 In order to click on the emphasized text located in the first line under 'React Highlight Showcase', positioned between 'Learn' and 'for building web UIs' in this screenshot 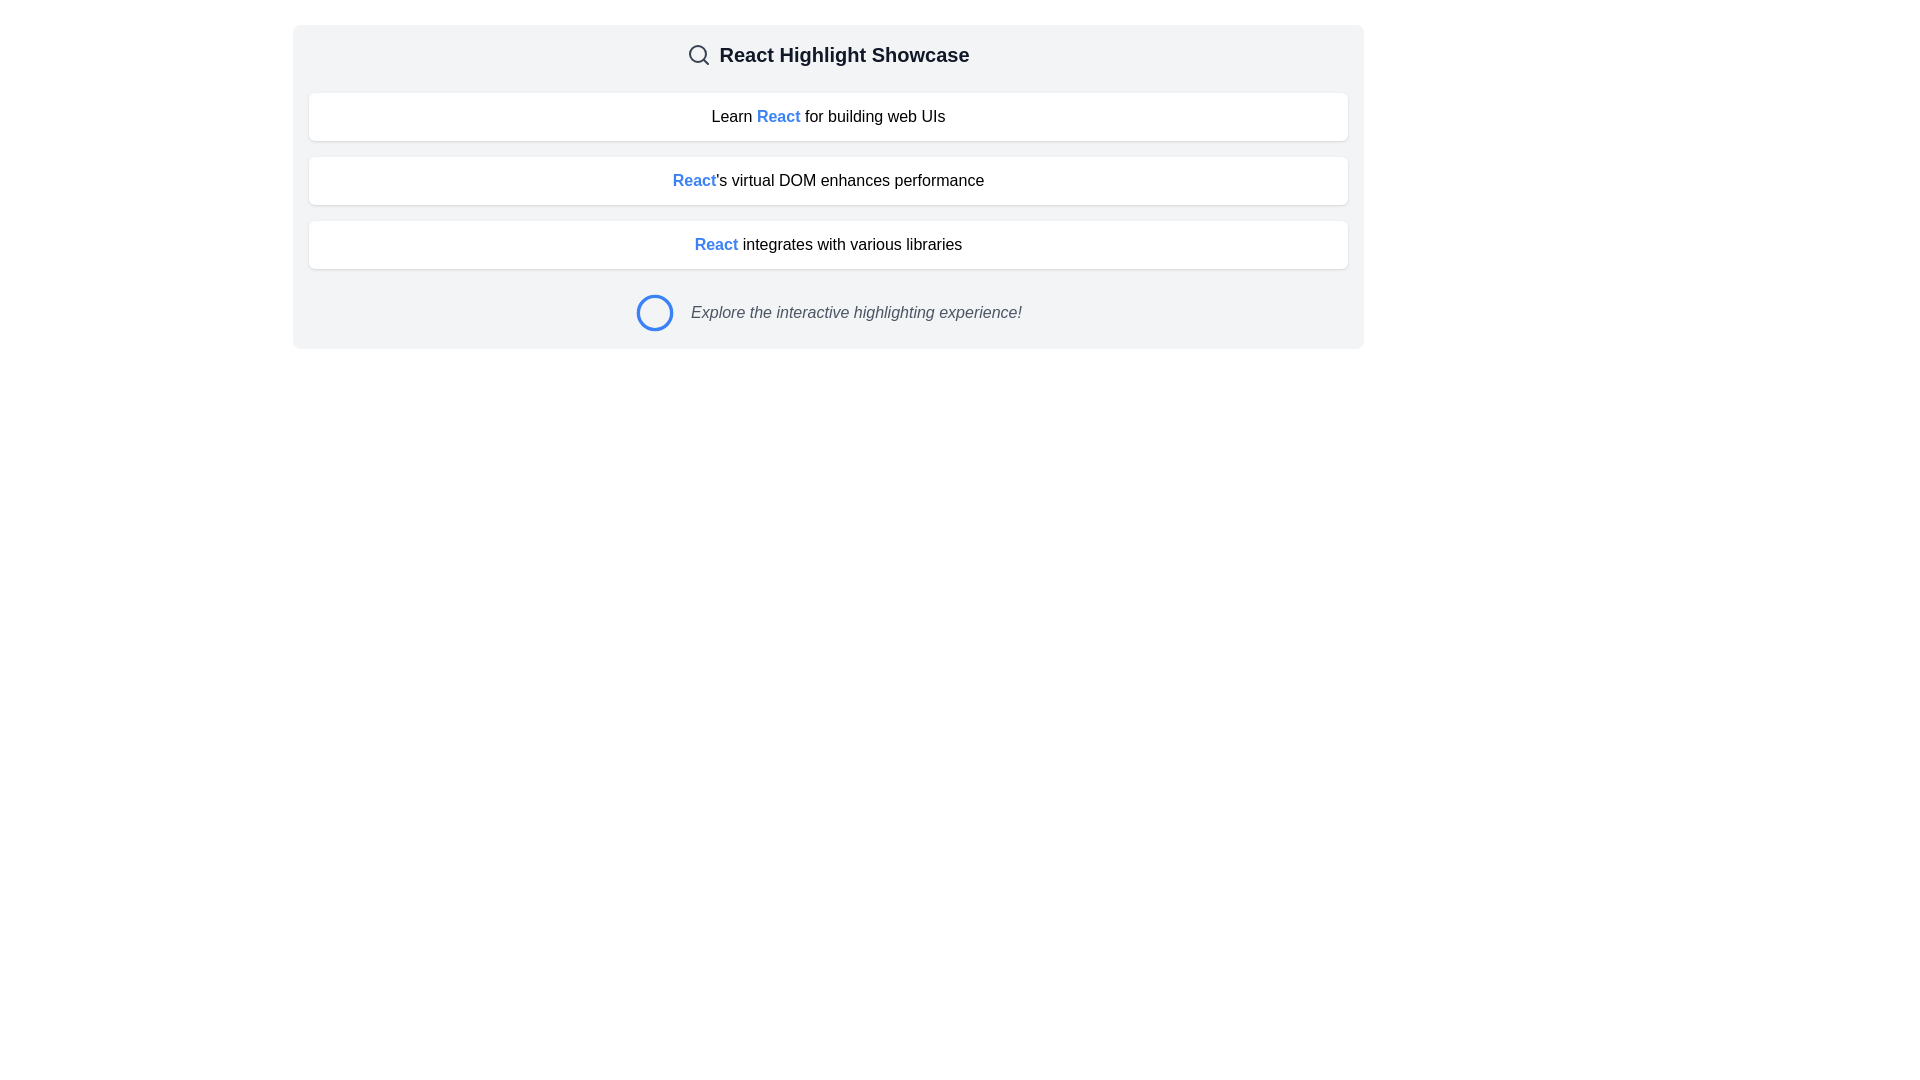, I will do `click(777, 116)`.